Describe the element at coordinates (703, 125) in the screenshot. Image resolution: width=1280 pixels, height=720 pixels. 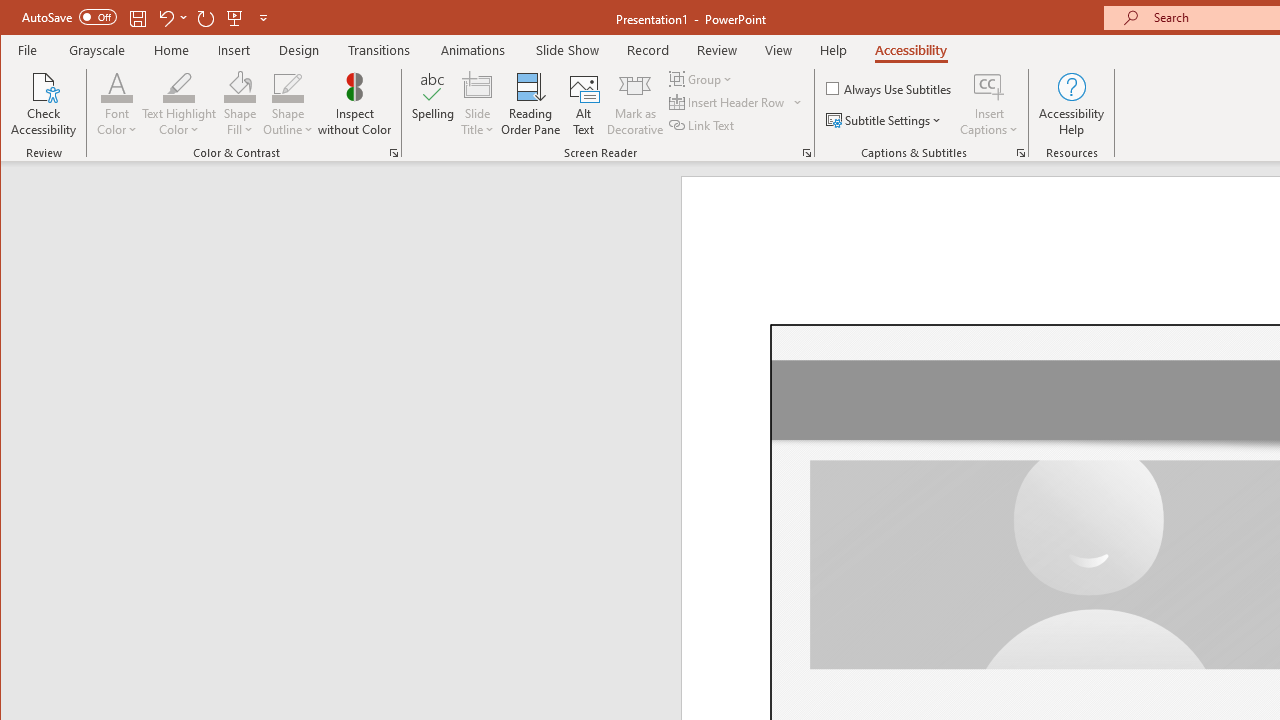
I see `'Link Text'` at that location.